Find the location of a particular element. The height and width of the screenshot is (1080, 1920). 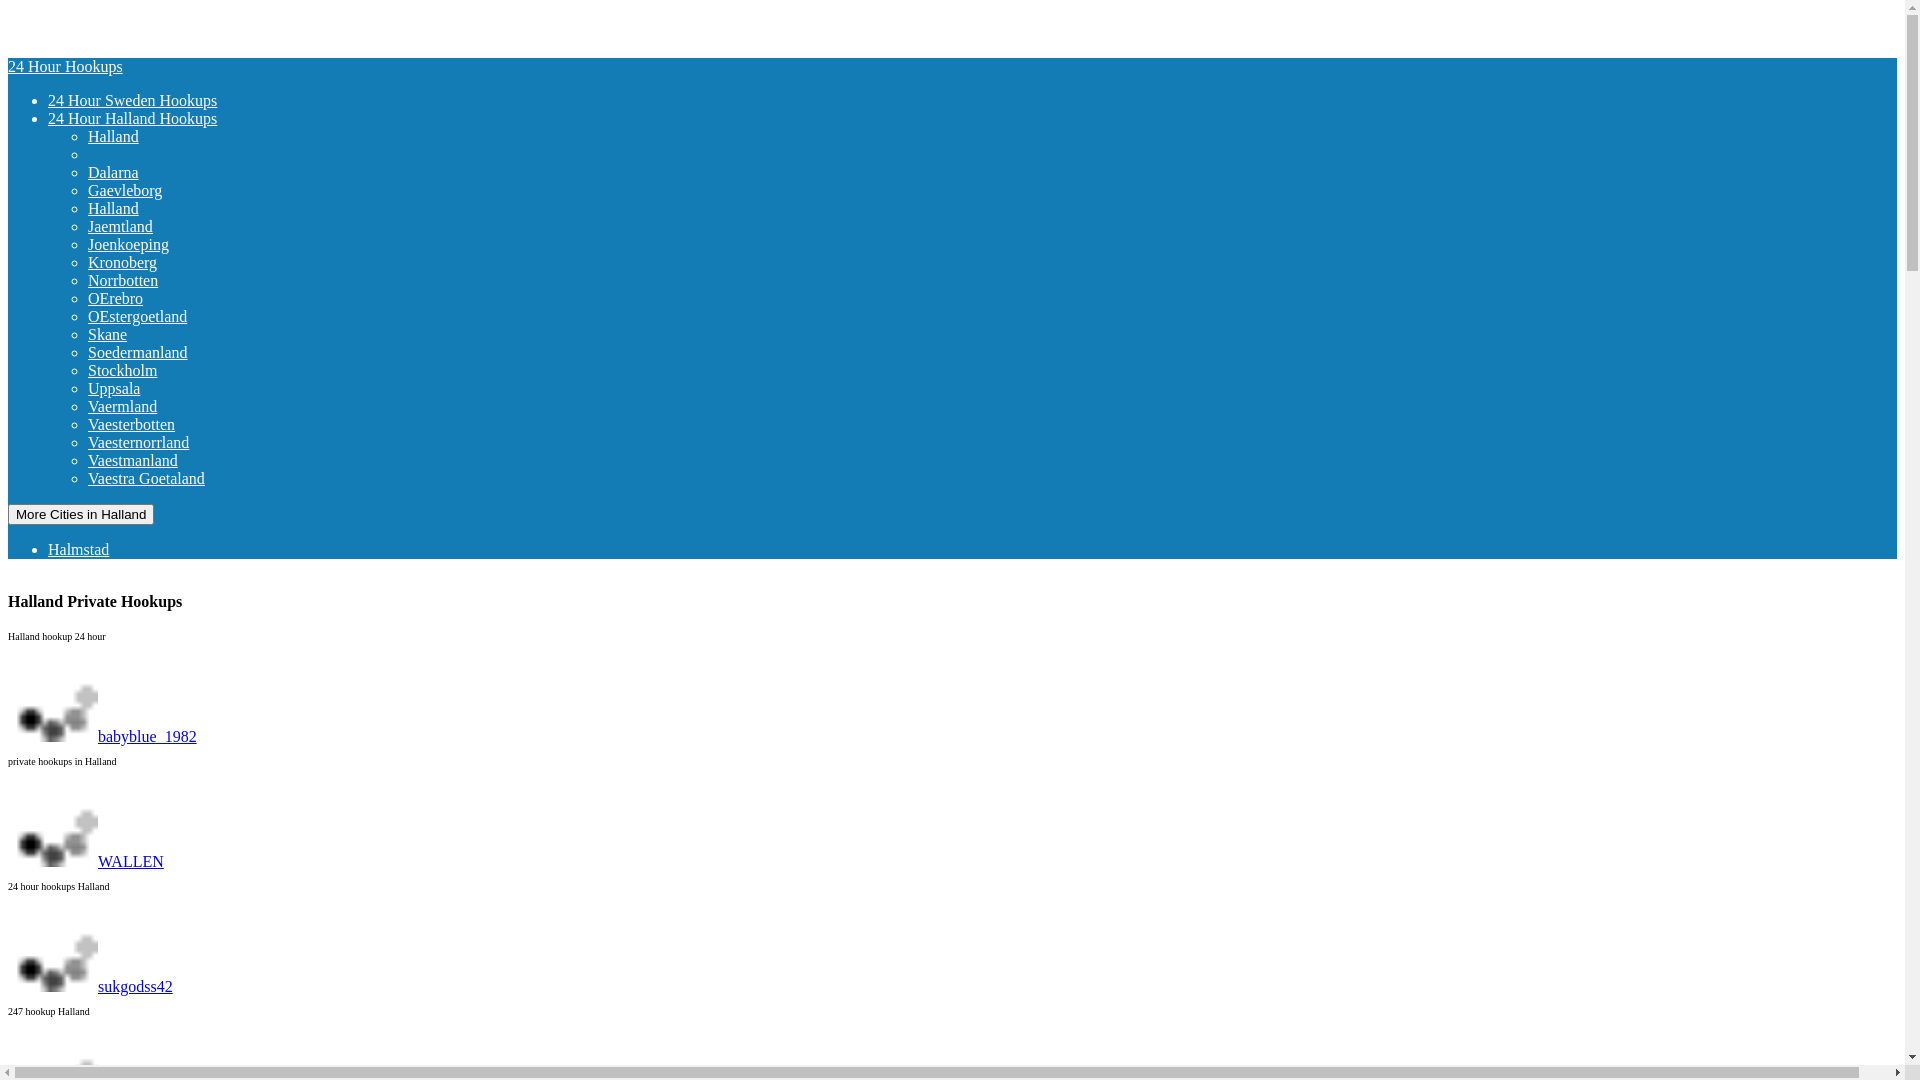

'Dalarna' is located at coordinates (147, 171).